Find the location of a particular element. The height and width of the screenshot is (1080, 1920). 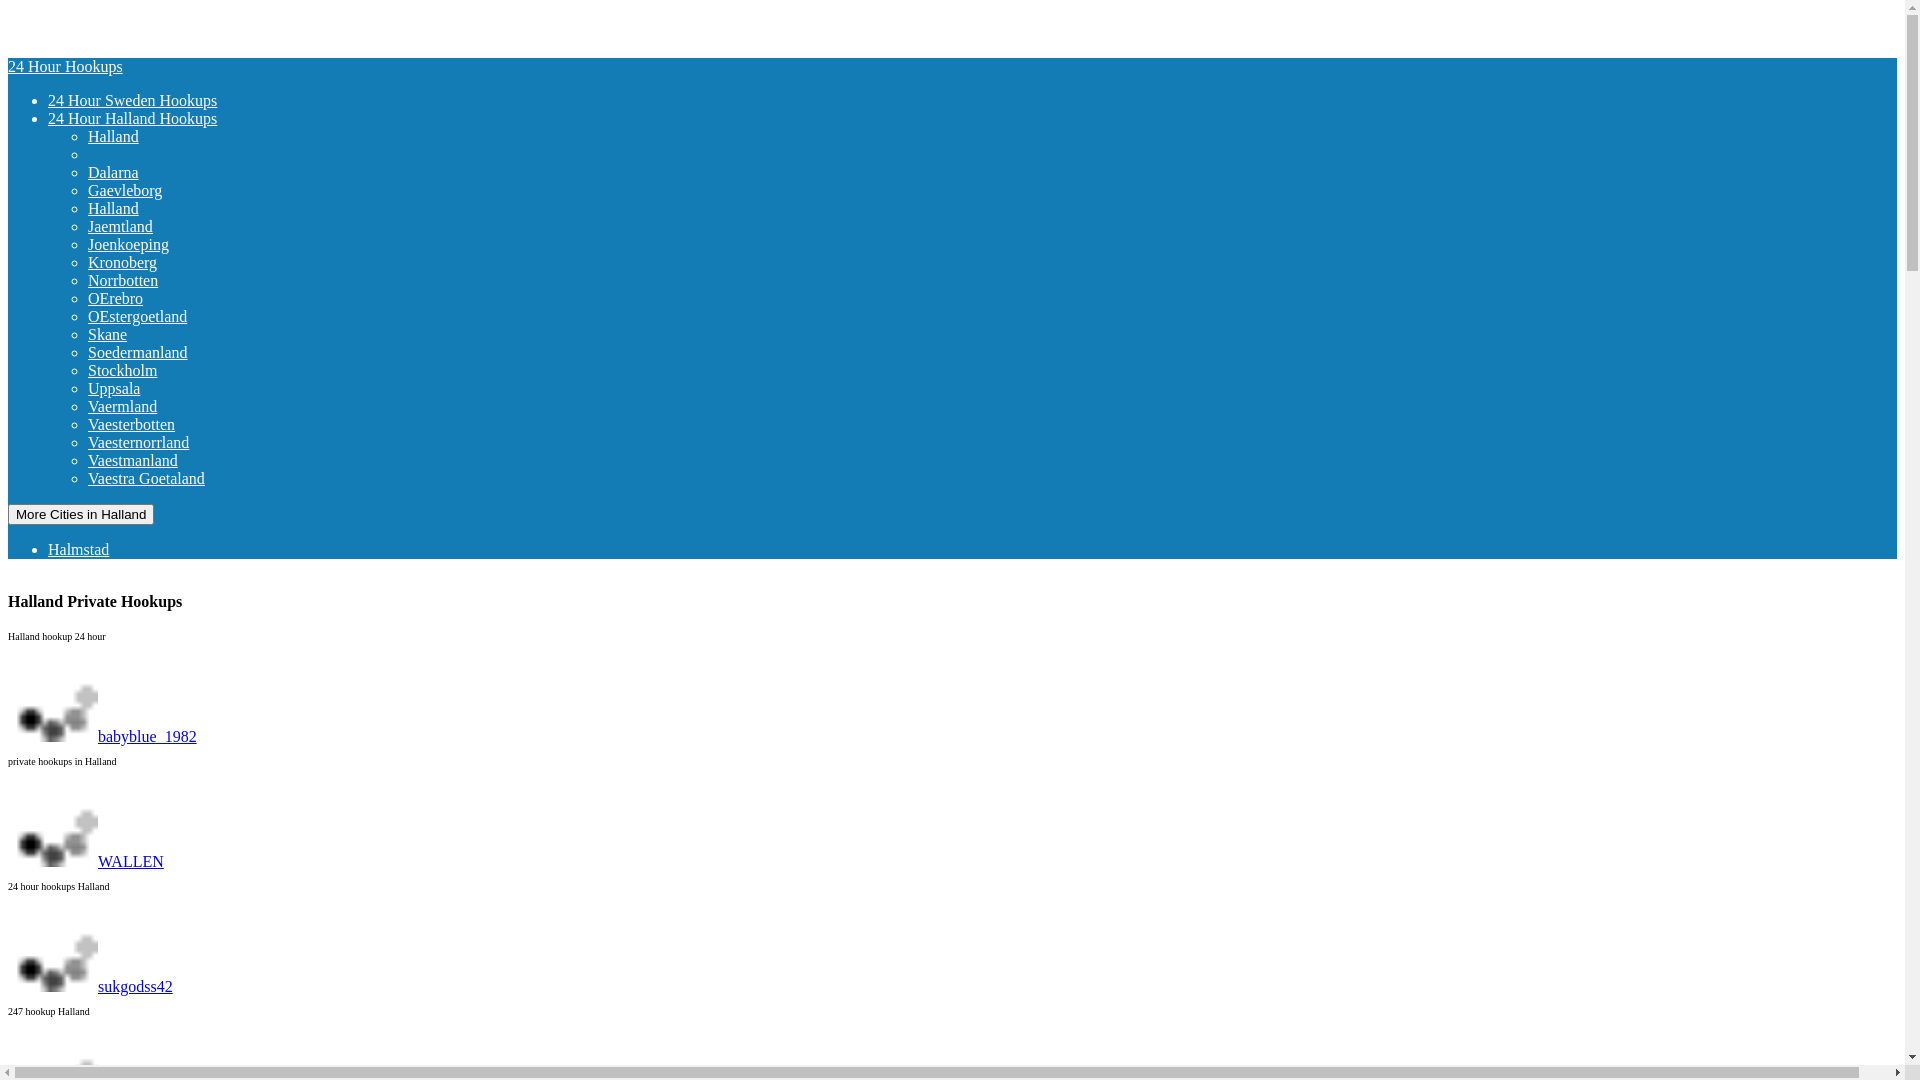

'Dalarna' is located at coordinates (147, 171).